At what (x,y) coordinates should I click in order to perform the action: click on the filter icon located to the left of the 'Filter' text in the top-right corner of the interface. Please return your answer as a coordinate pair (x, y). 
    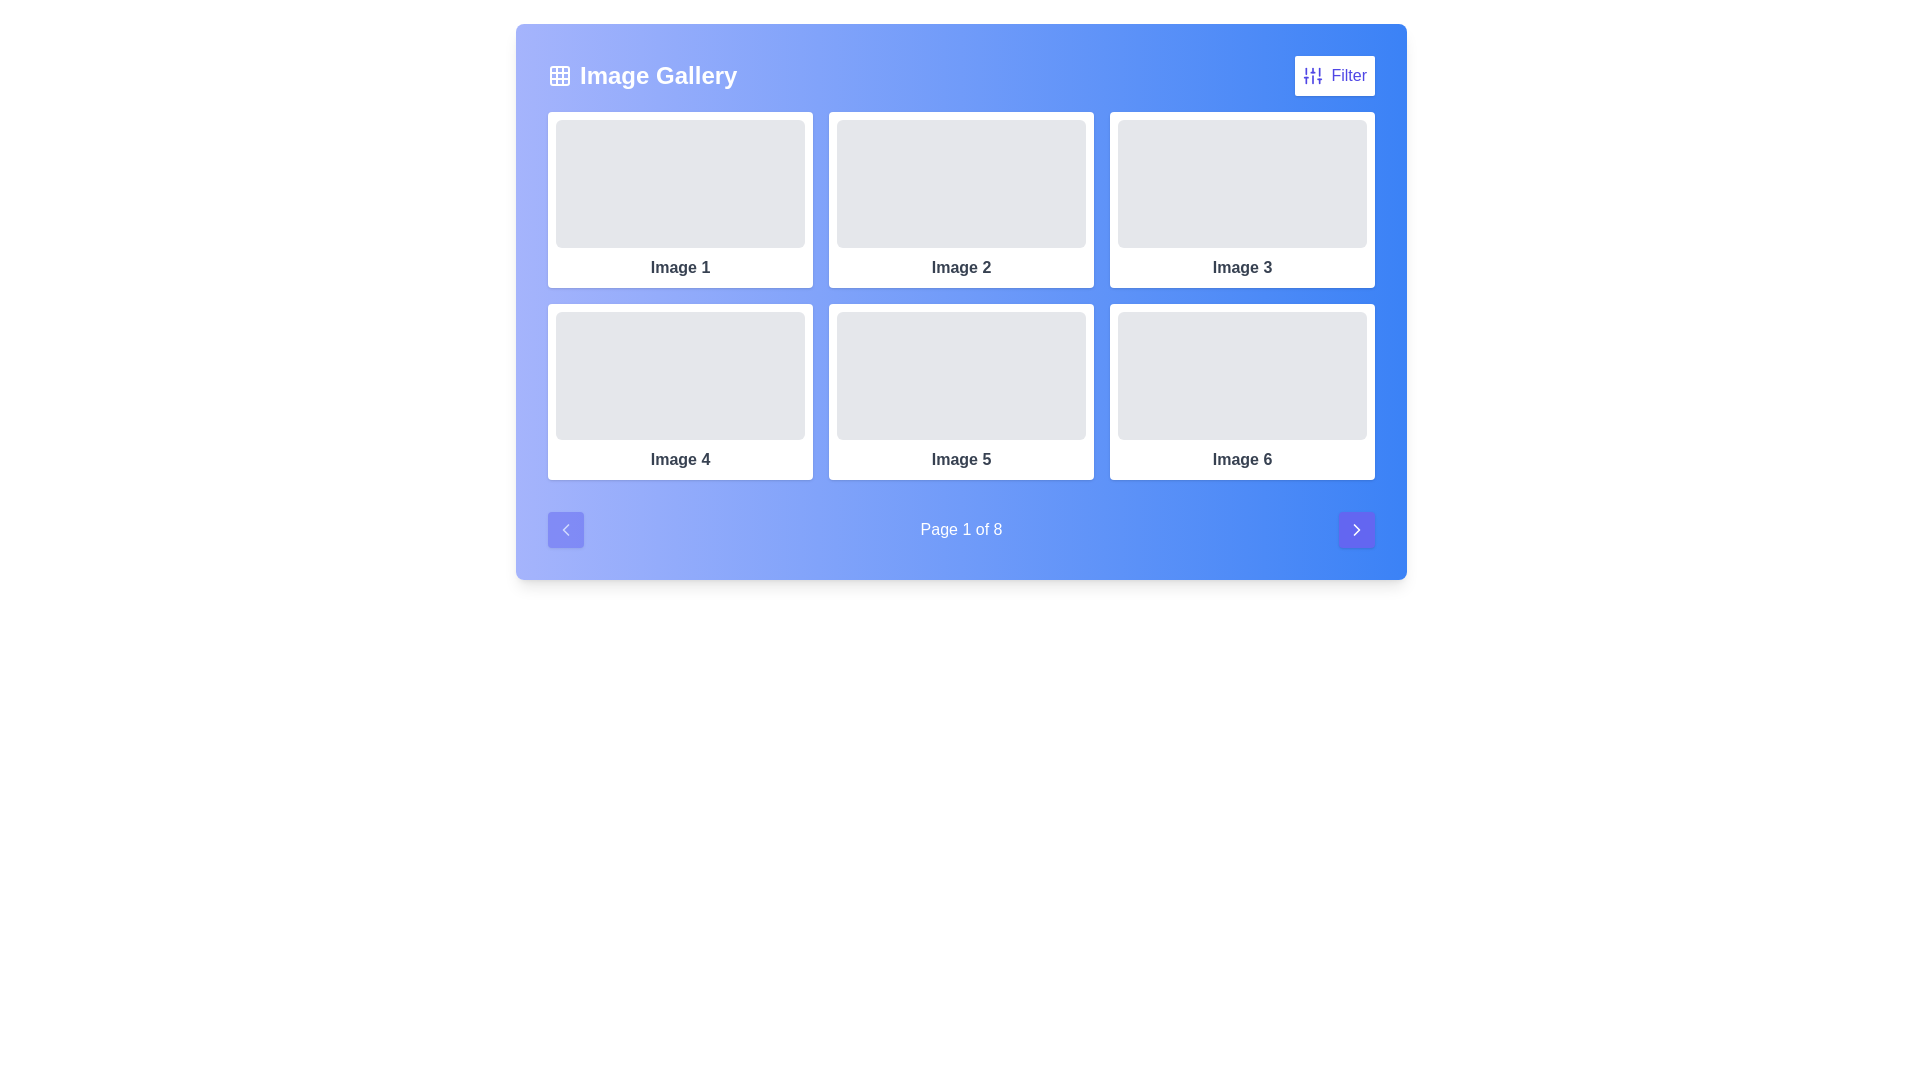
    Looking at the image, I should click on (1313, 75).